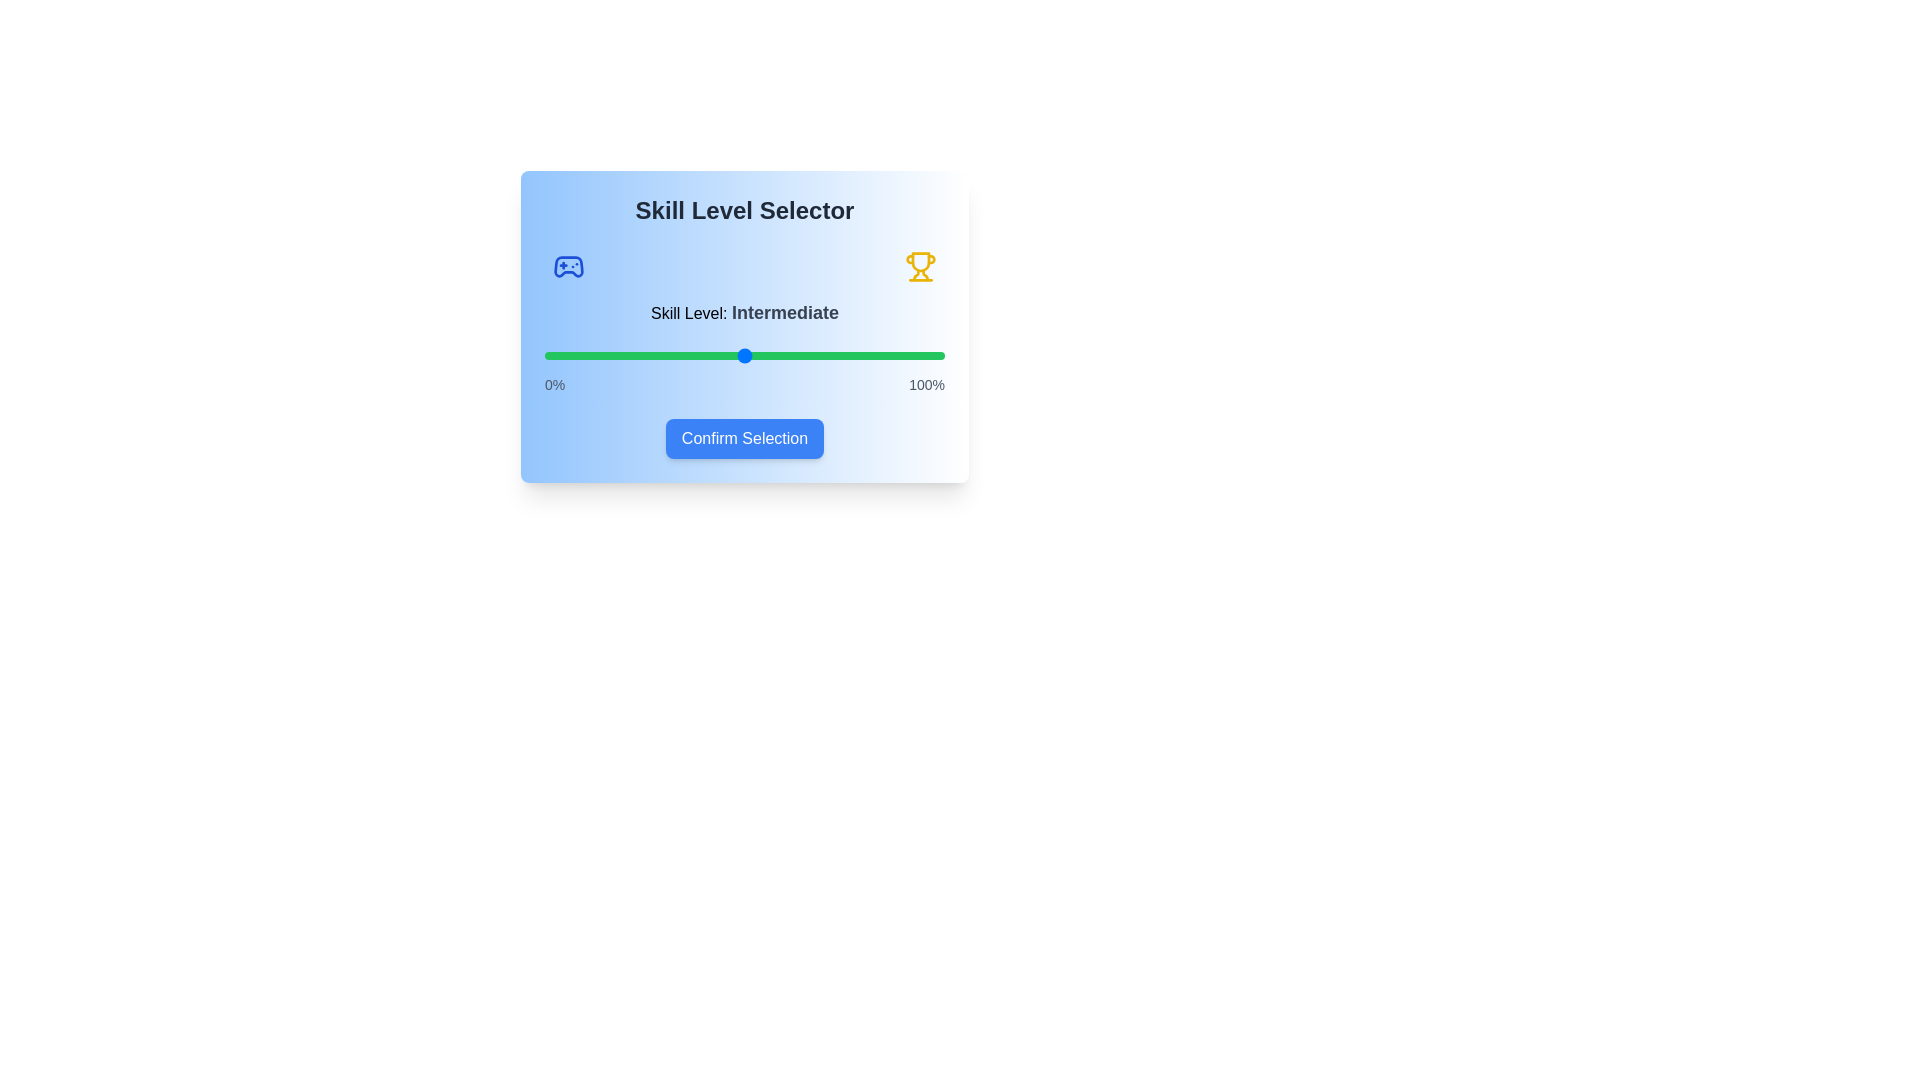 The width and height of the screenshot is (1920, 1080). Describe the element at coordinates (857, 354) in the screenshot. I see `the skill level slider to 78%, where 78 is a value between 0 and 100` at that location.